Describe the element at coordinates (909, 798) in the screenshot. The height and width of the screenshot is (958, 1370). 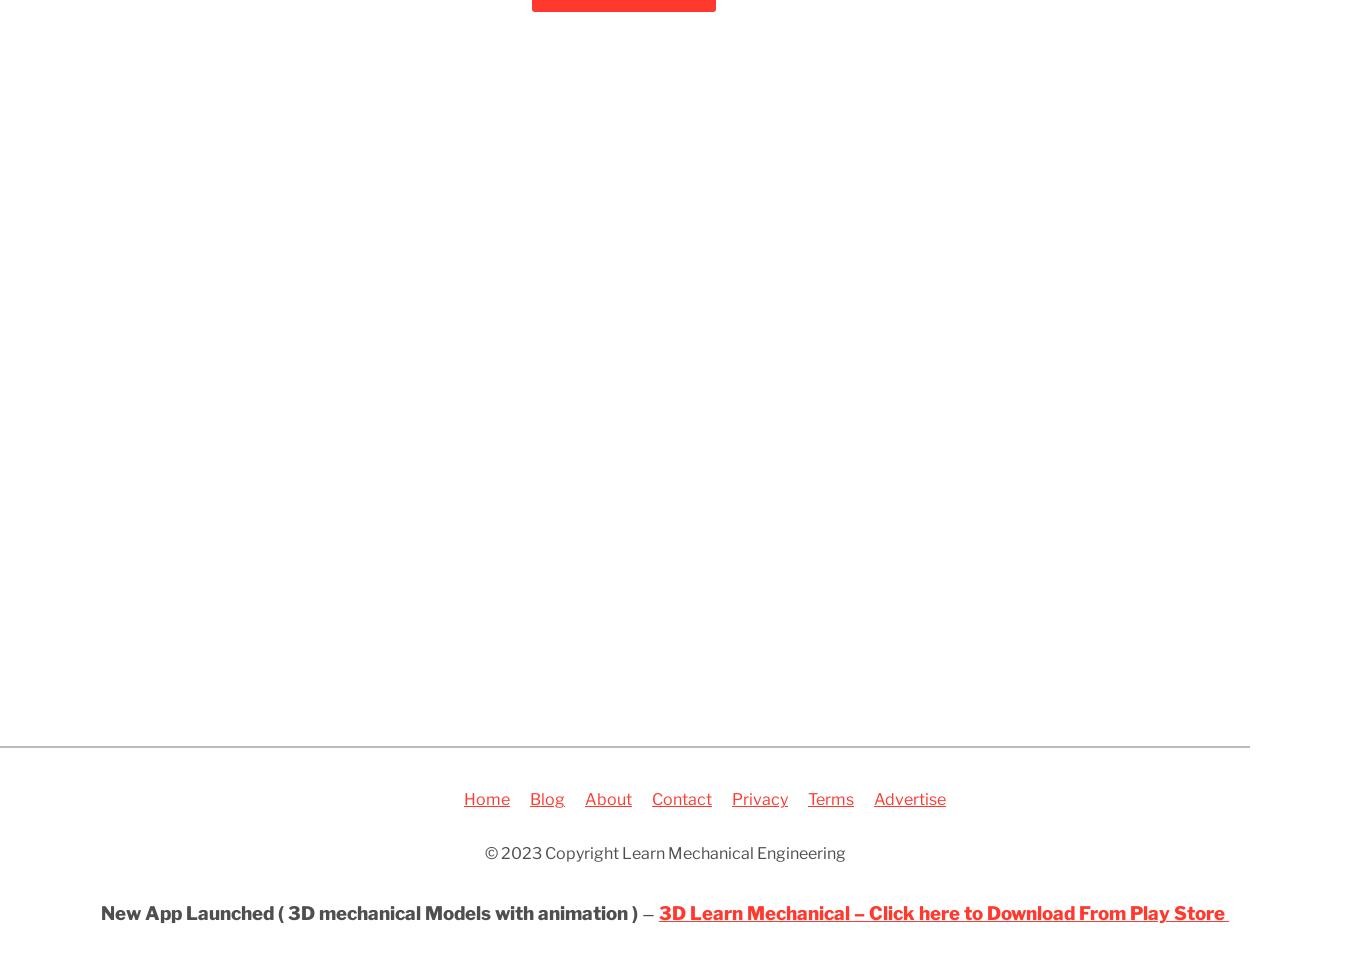
I see `'Advertise'` at that location.